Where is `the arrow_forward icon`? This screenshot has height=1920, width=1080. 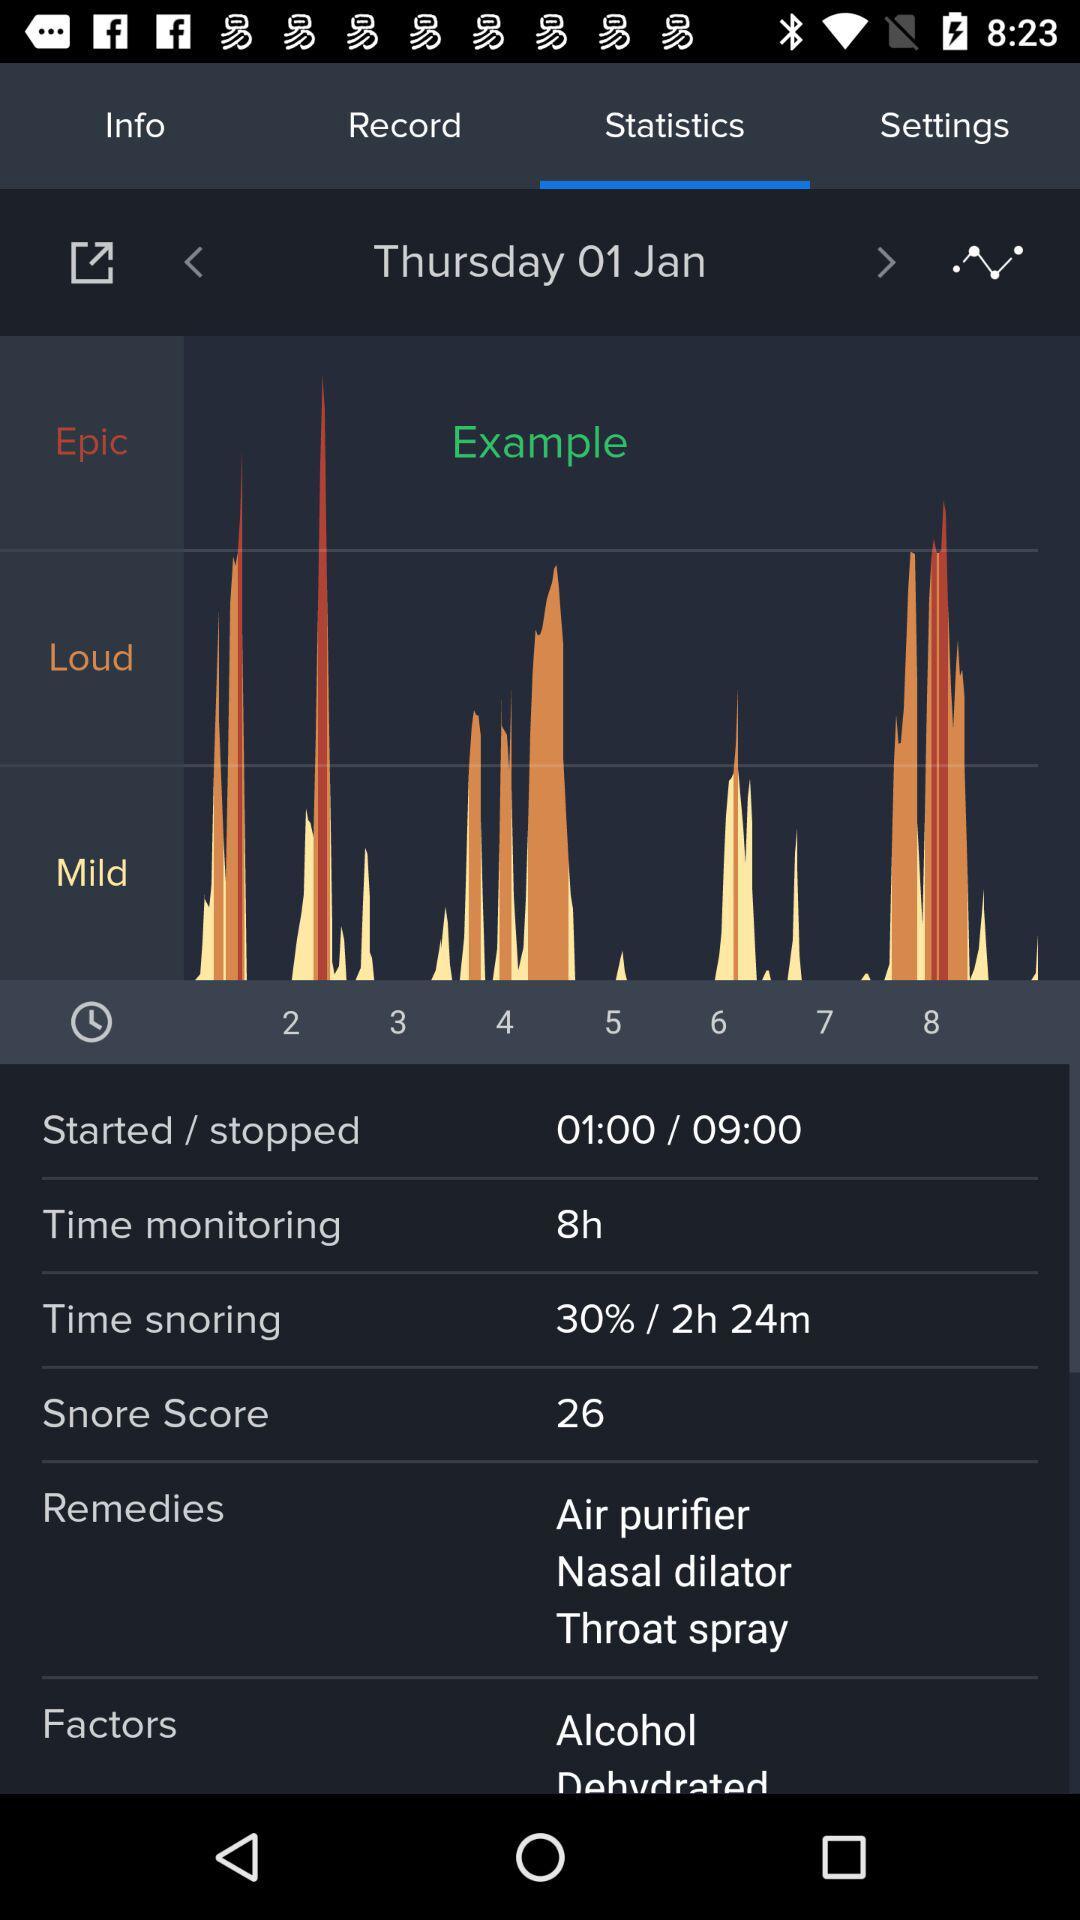 the arrow_forward icon is located at coordinates (834, 261).